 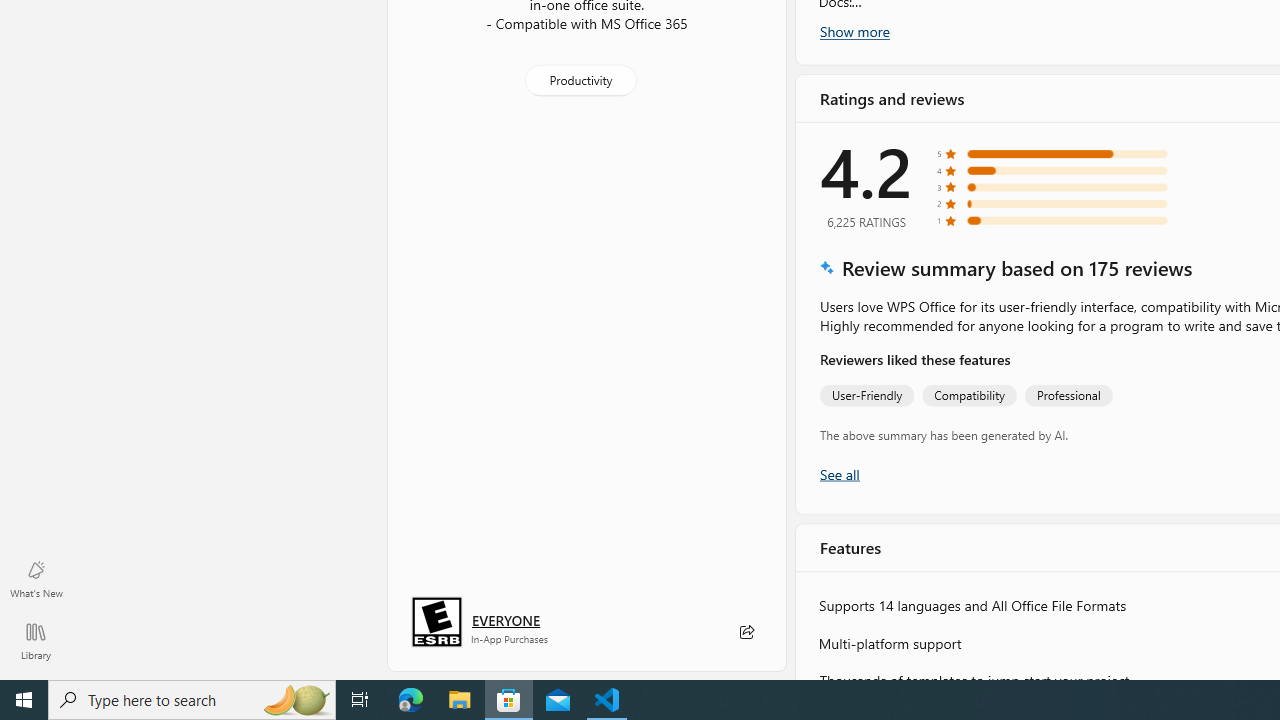 What do you see at coordinates (506, 618) in the screenshot?
I see `'Age rating: EVERYONE. Click for more information.'` at bounding box center [506, 618].